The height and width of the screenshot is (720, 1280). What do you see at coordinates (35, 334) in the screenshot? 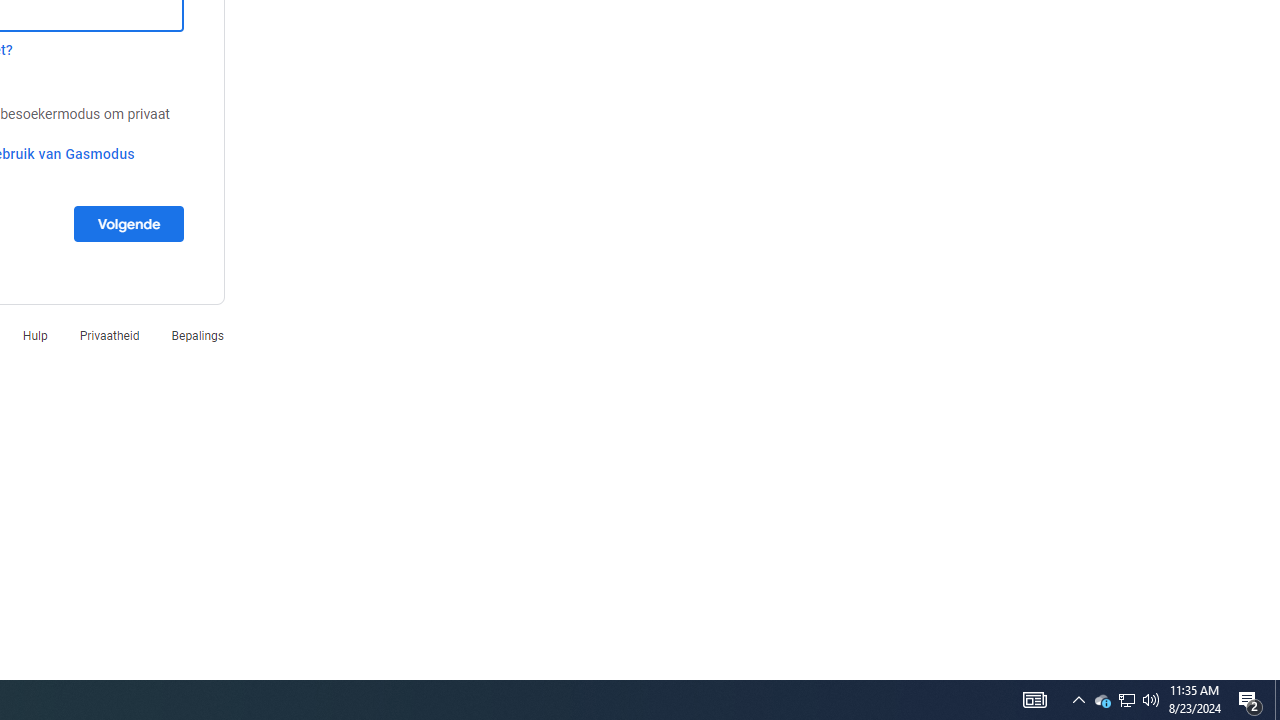
I see `'Hulp'` at bounding box center [35, 334].